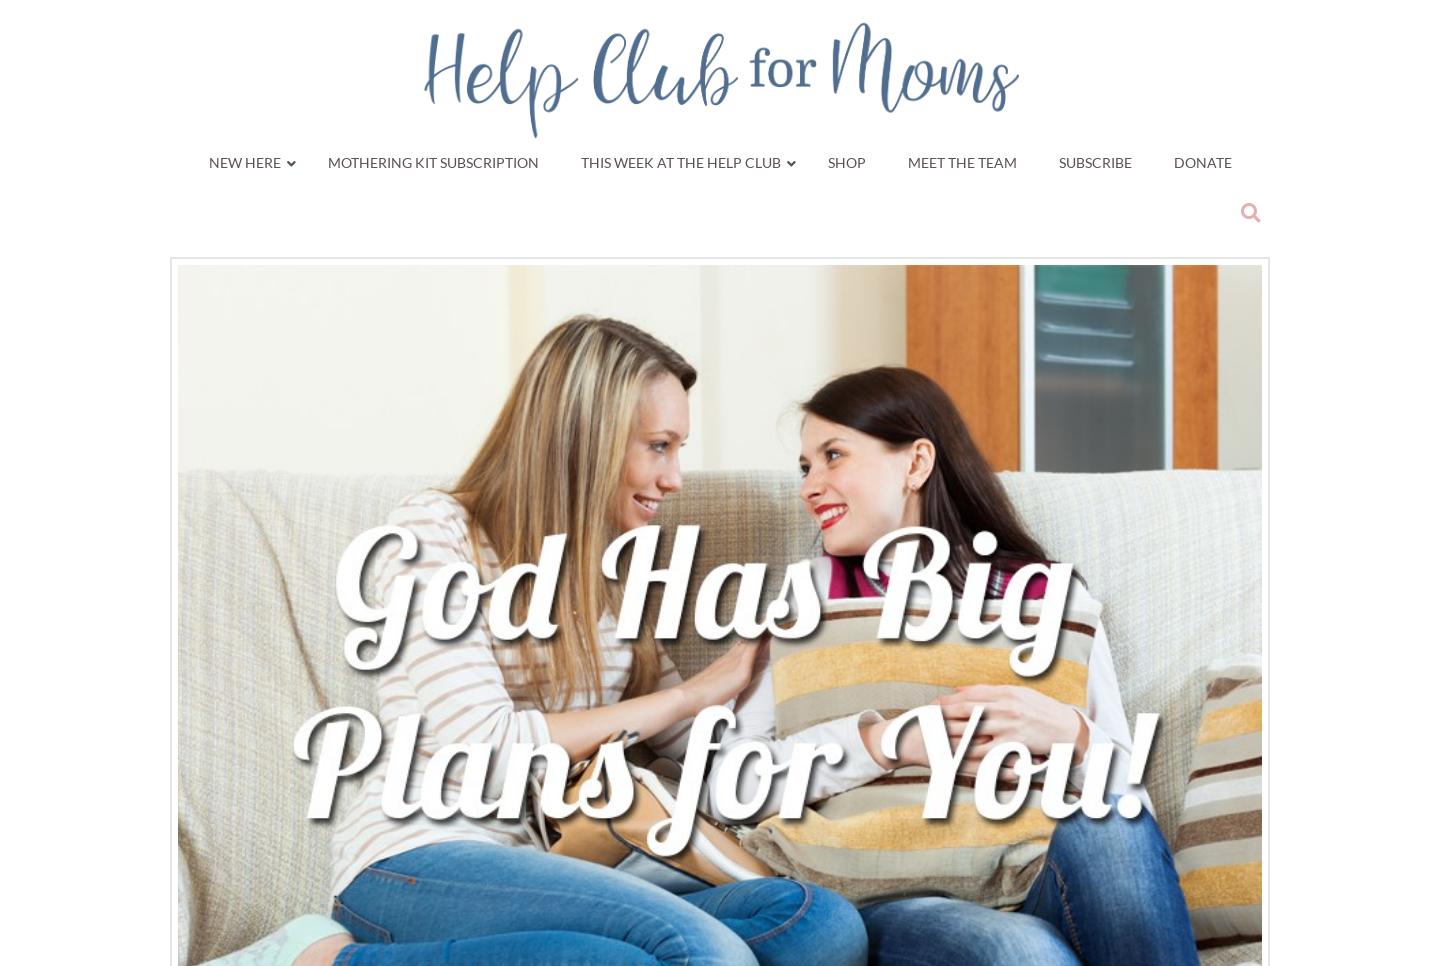 The width and height of the screenshot is (1440, 966). Describe the element at coordinates (1105, 466) in the screenshot. I see `'Where Do You Shine Your Spotlight?'` at that location.